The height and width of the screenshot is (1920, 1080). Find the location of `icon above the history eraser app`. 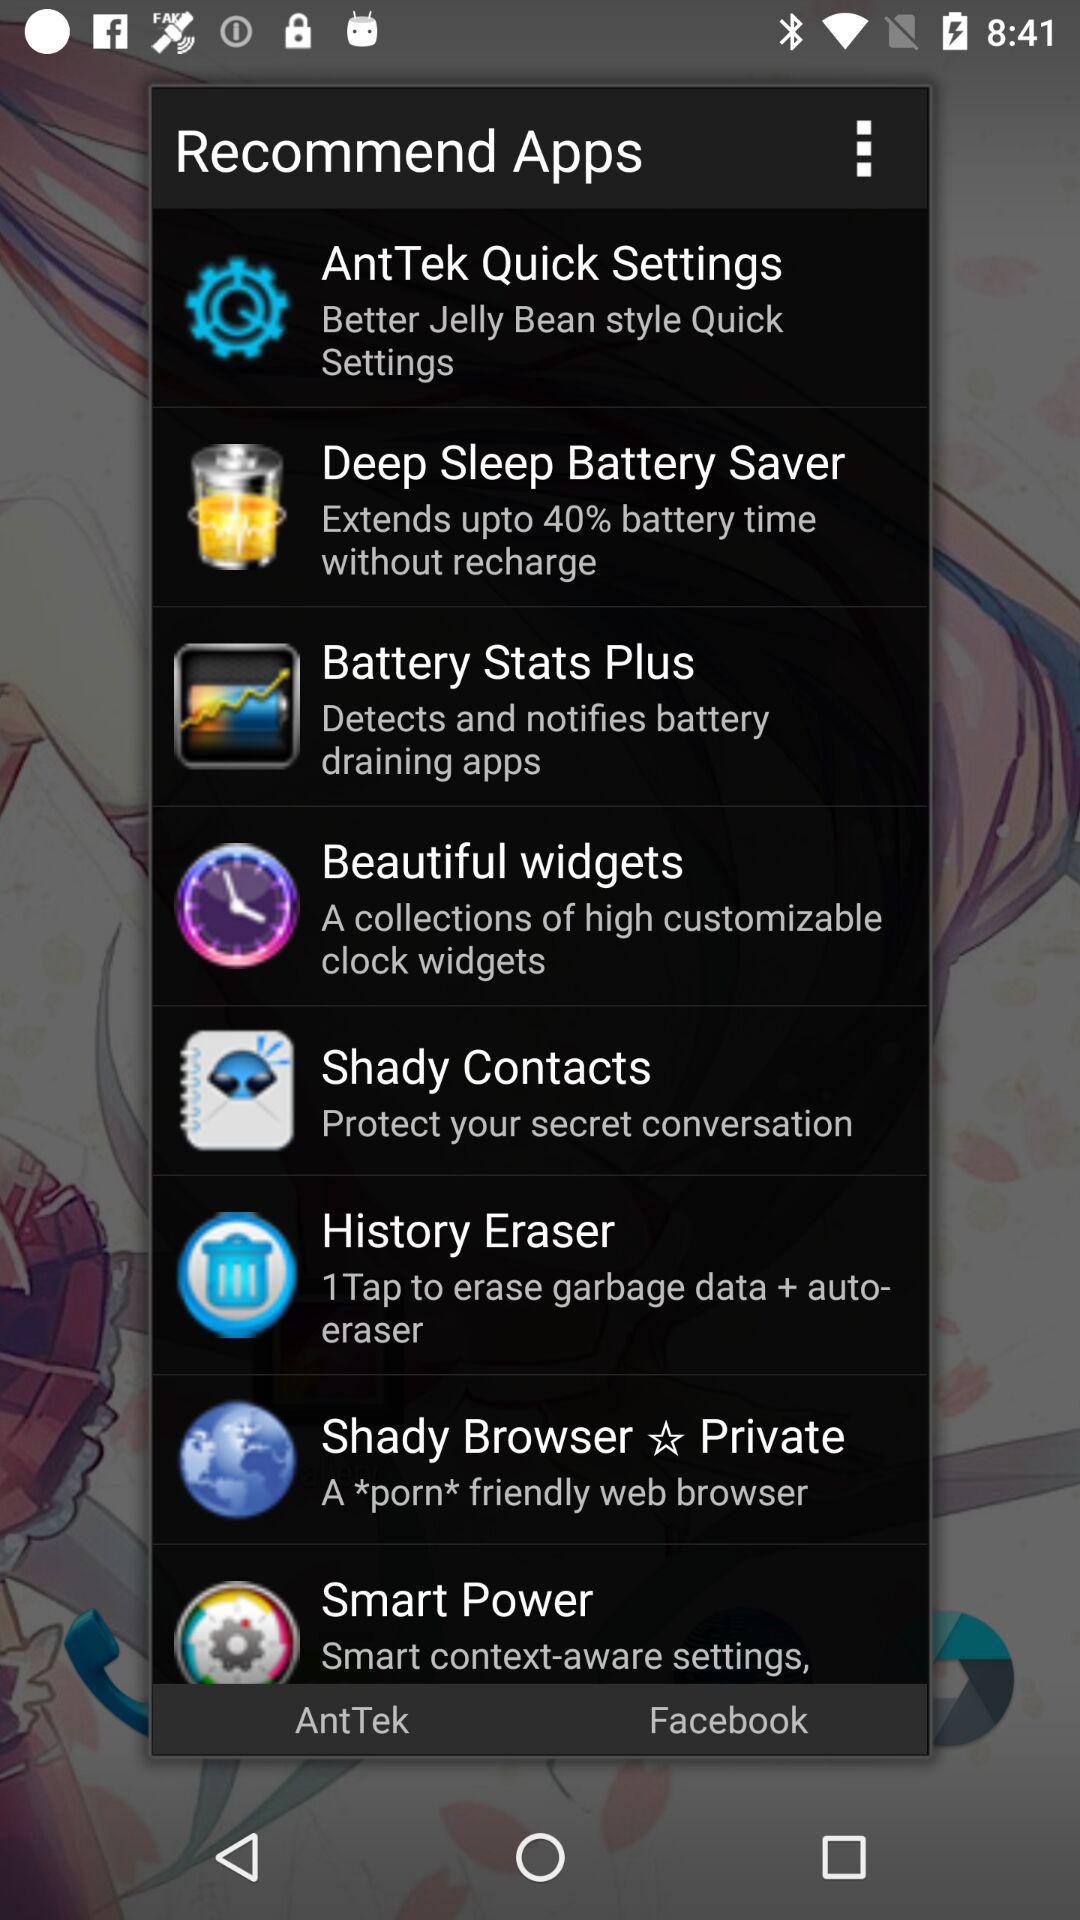

icon above the history eraser app is located at coordinates (612, 1122).